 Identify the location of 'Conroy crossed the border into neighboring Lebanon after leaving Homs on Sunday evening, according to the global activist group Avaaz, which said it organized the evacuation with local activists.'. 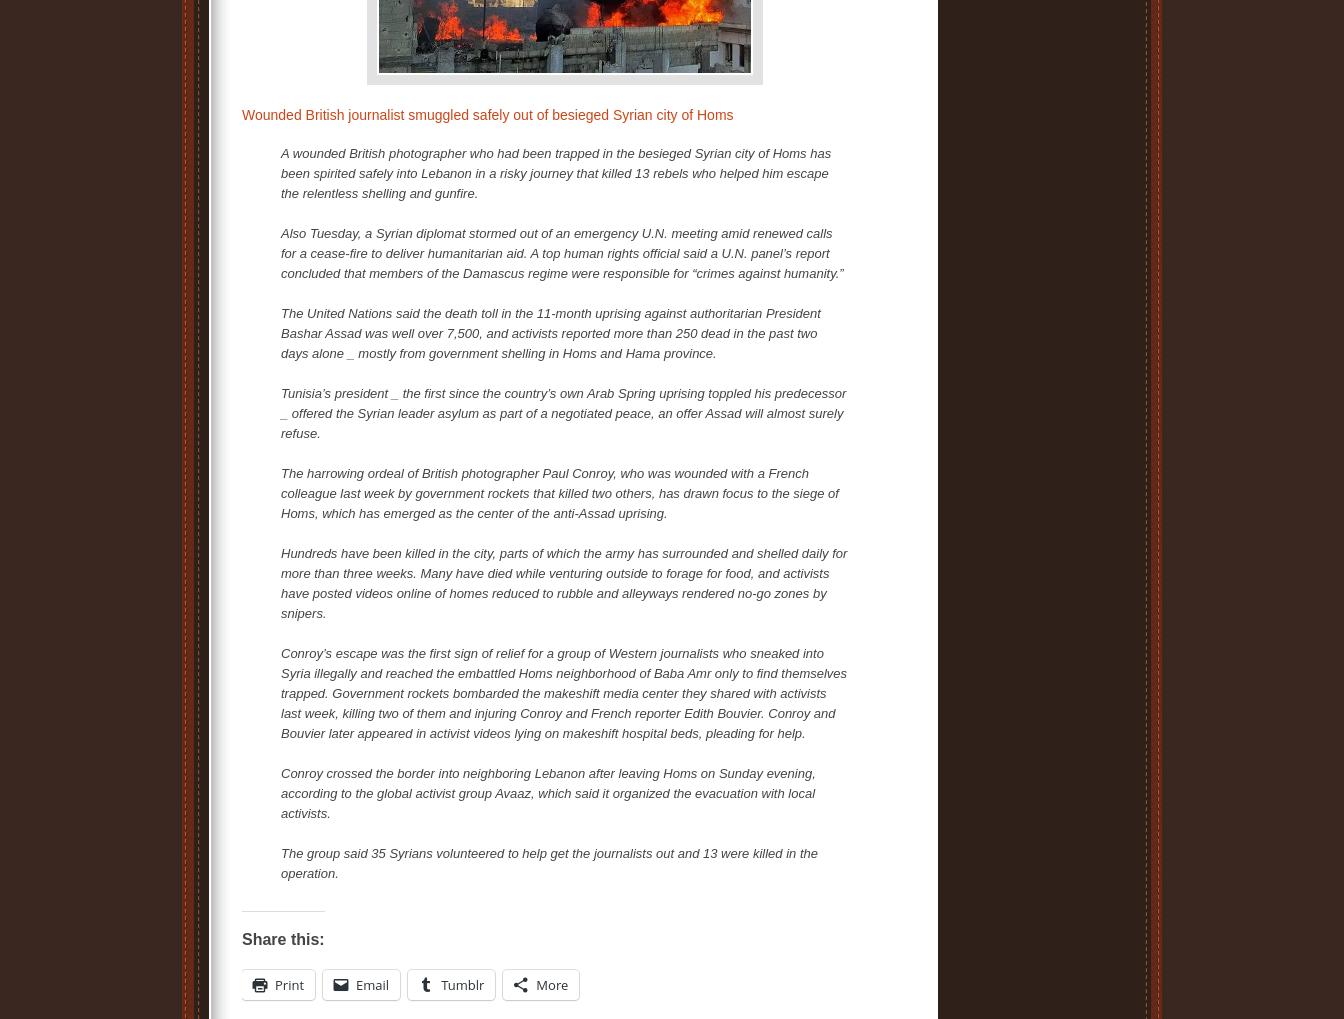
(547, 793).